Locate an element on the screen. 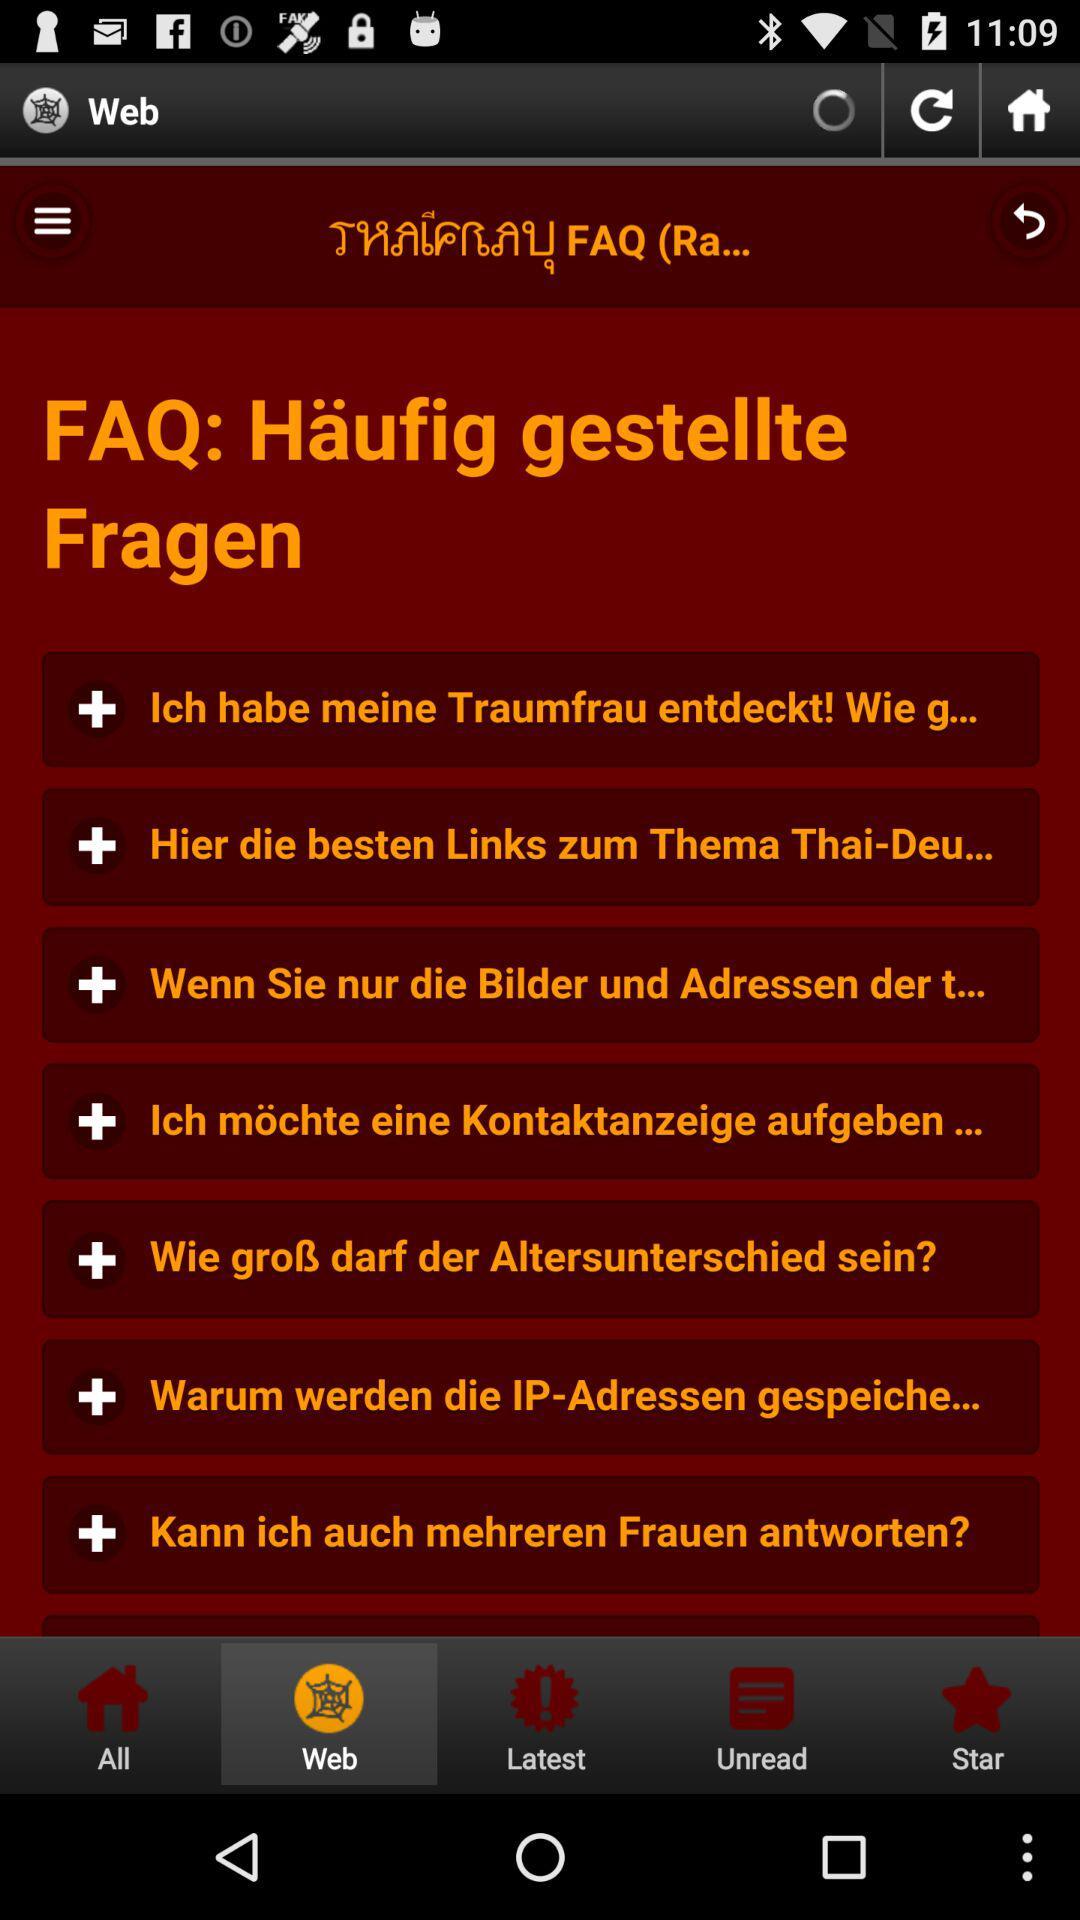  important notifications is located at coordinates (545, 1713).